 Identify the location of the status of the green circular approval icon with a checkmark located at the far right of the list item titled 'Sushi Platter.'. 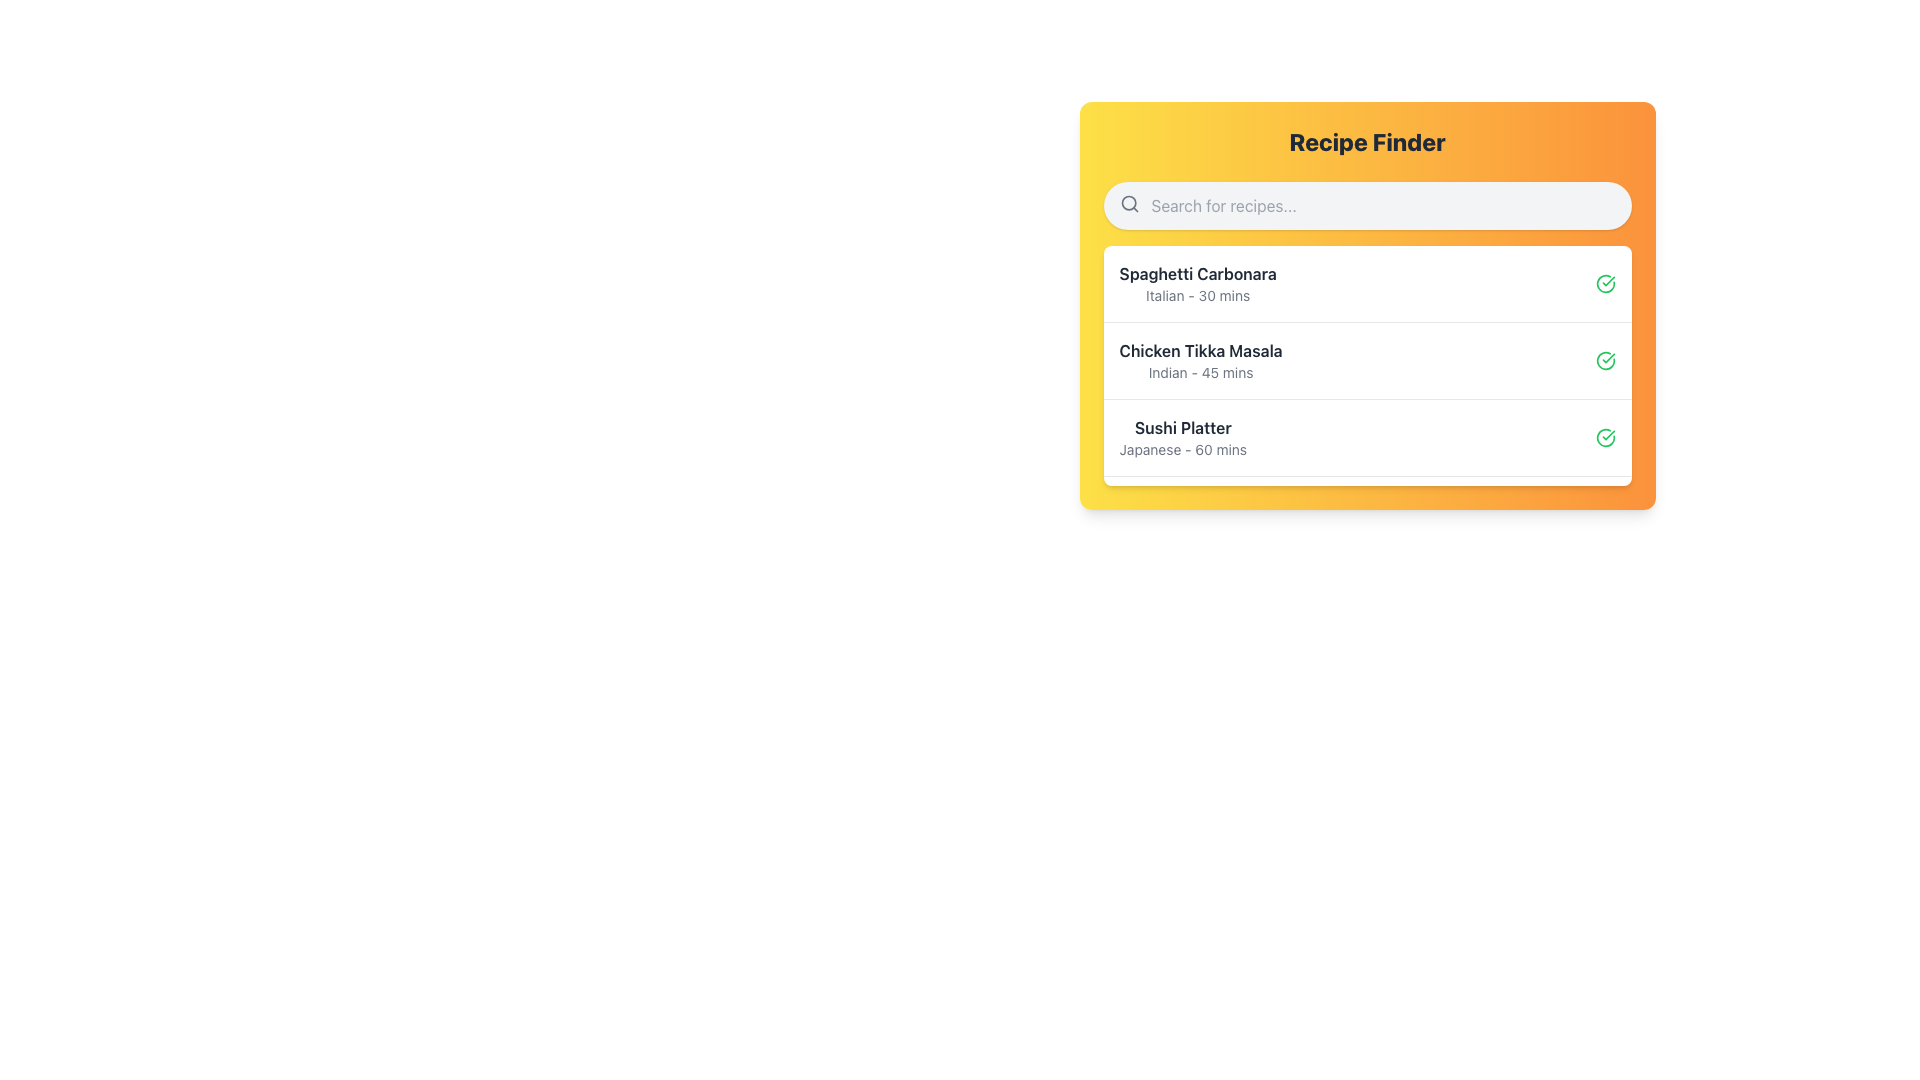
(1605, 437).